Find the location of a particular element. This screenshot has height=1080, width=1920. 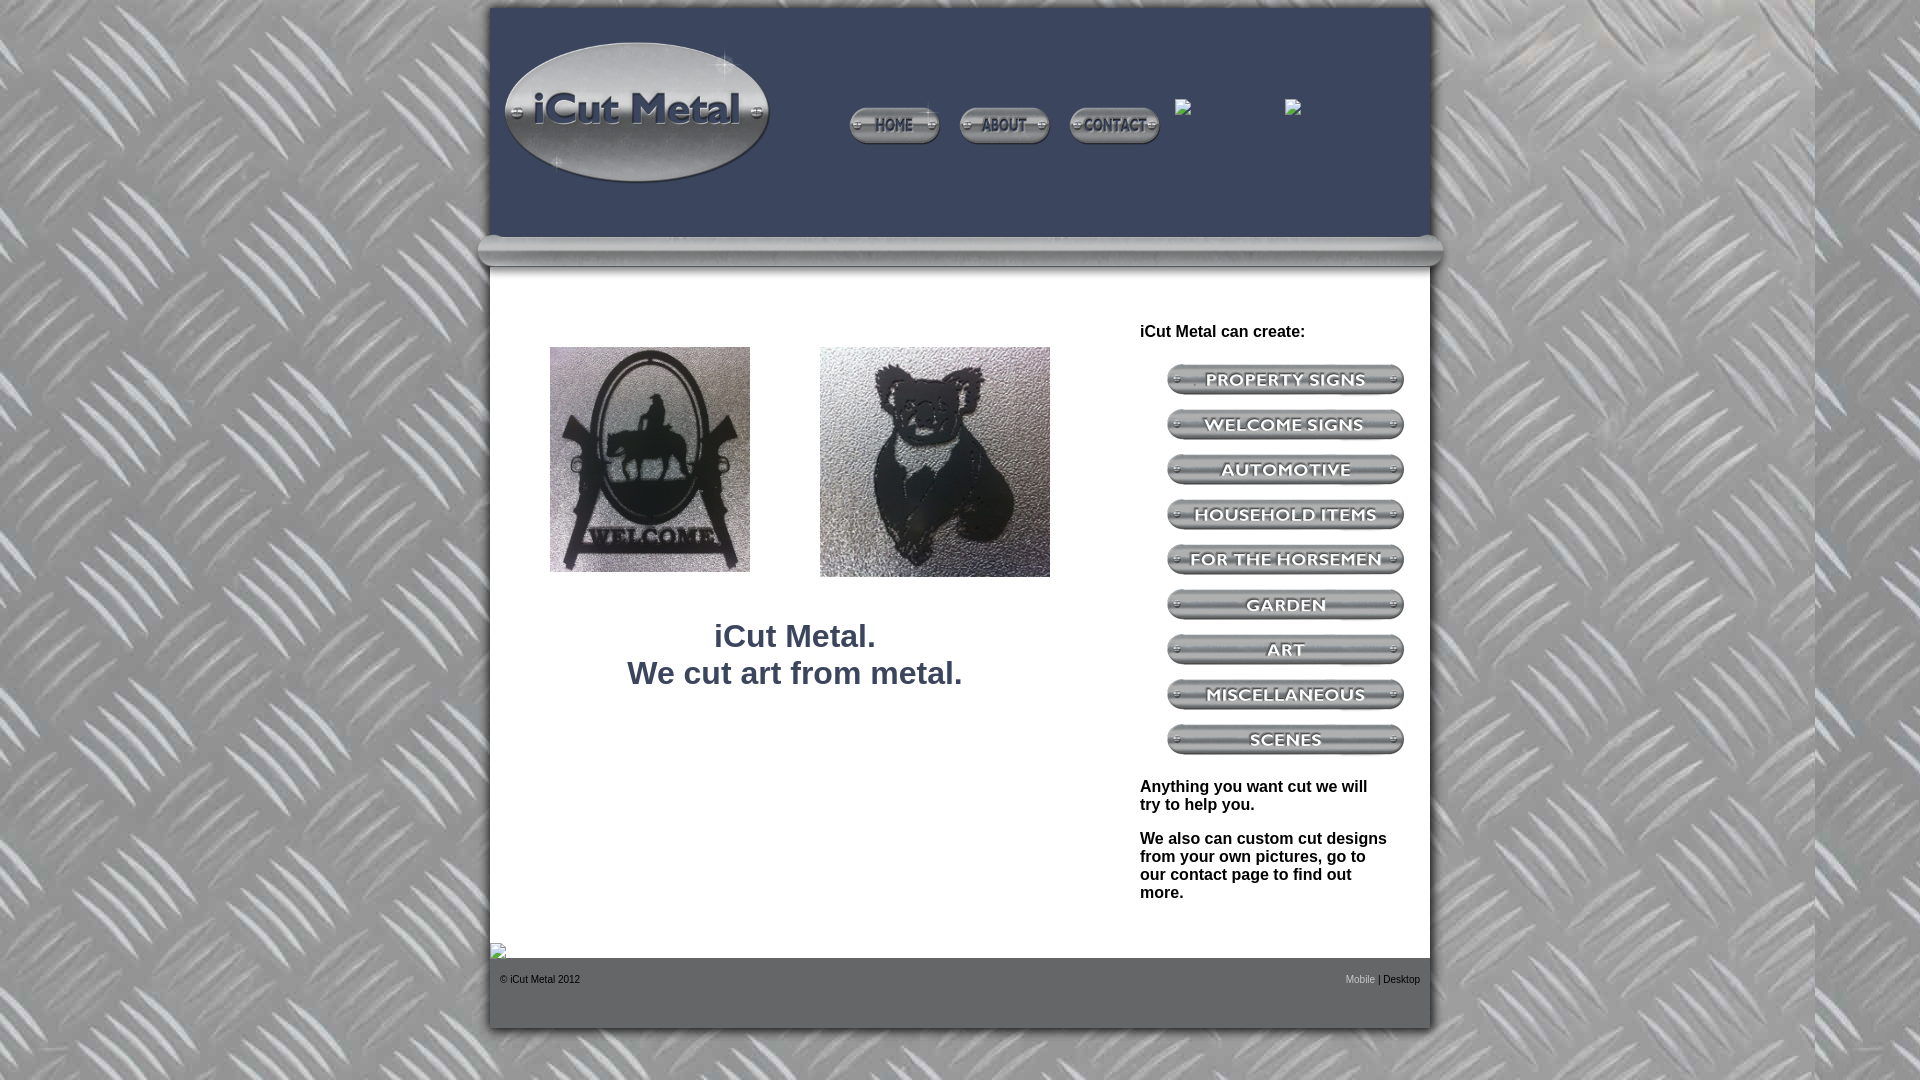

'Mobile' is located at coordinates (1361, 978).